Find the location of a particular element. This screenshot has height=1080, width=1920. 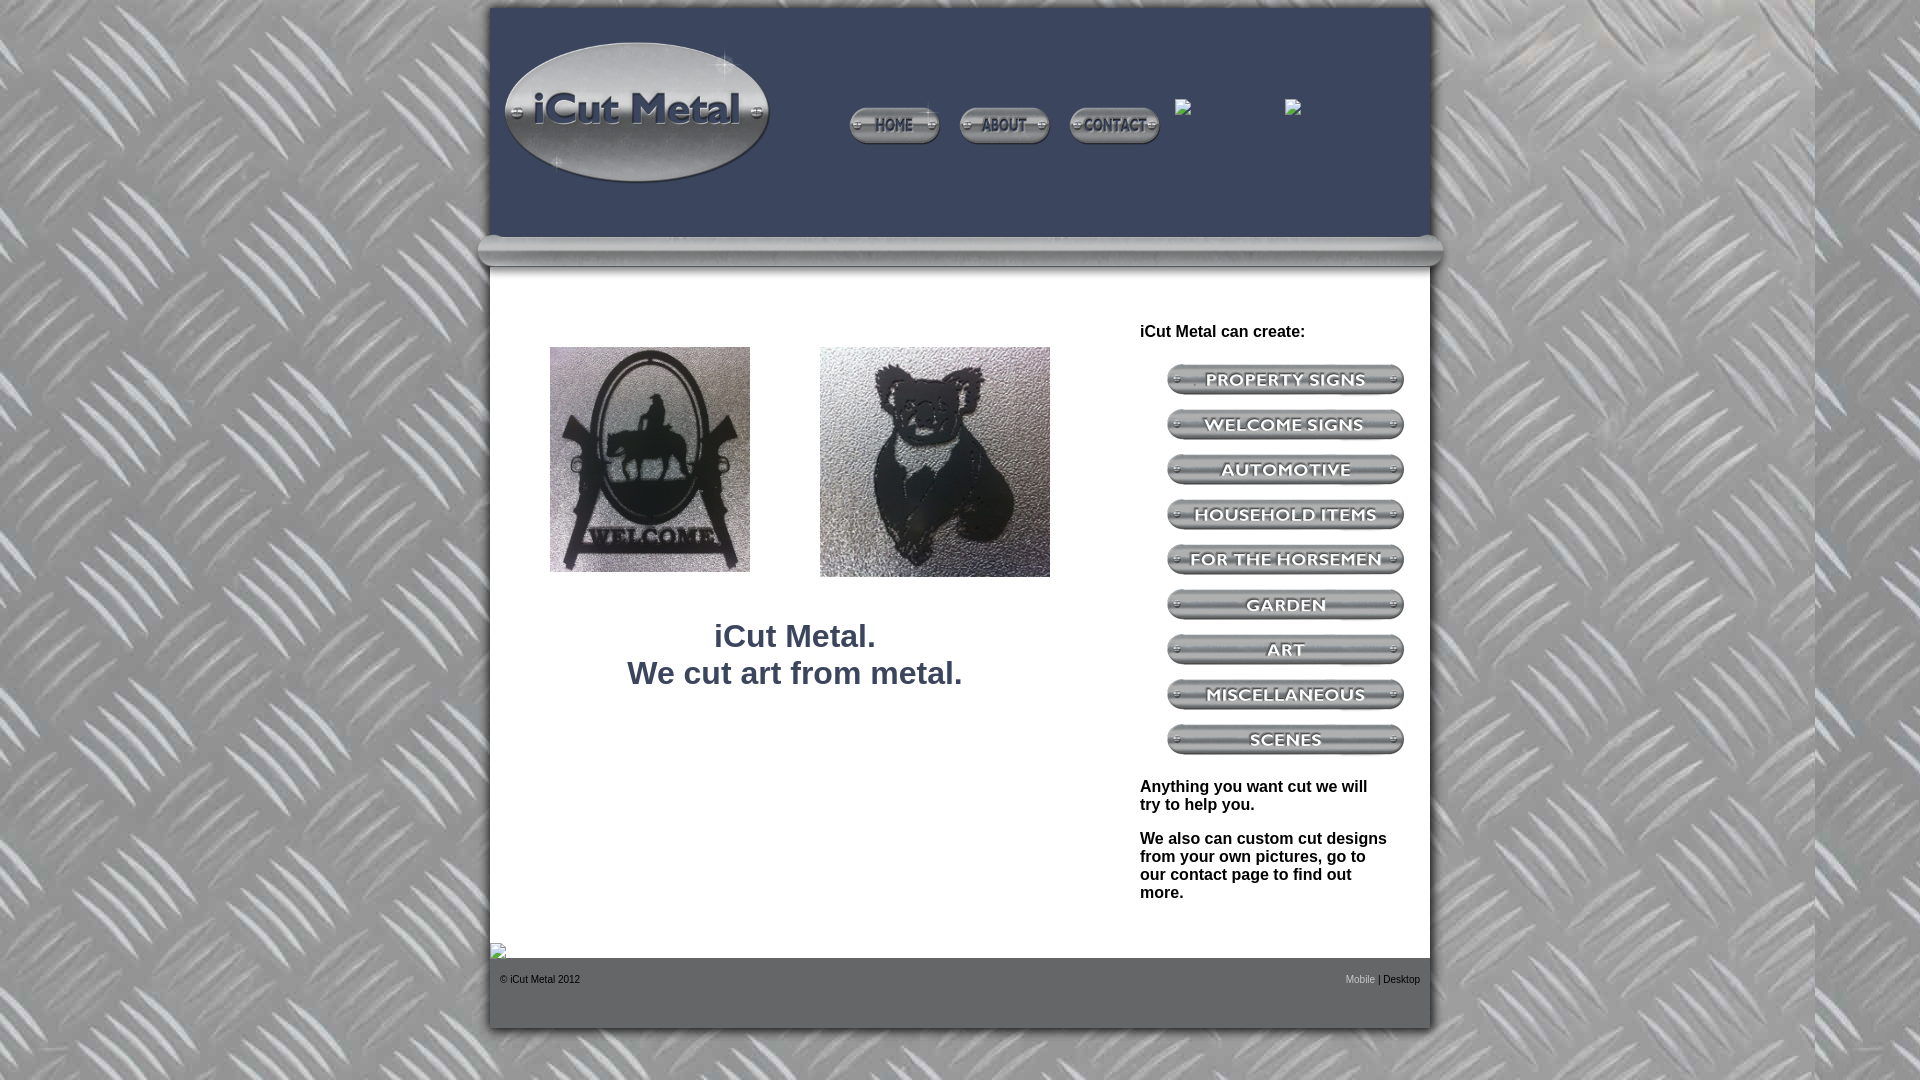

'Mobile' is located at coordinates (1361, 978).